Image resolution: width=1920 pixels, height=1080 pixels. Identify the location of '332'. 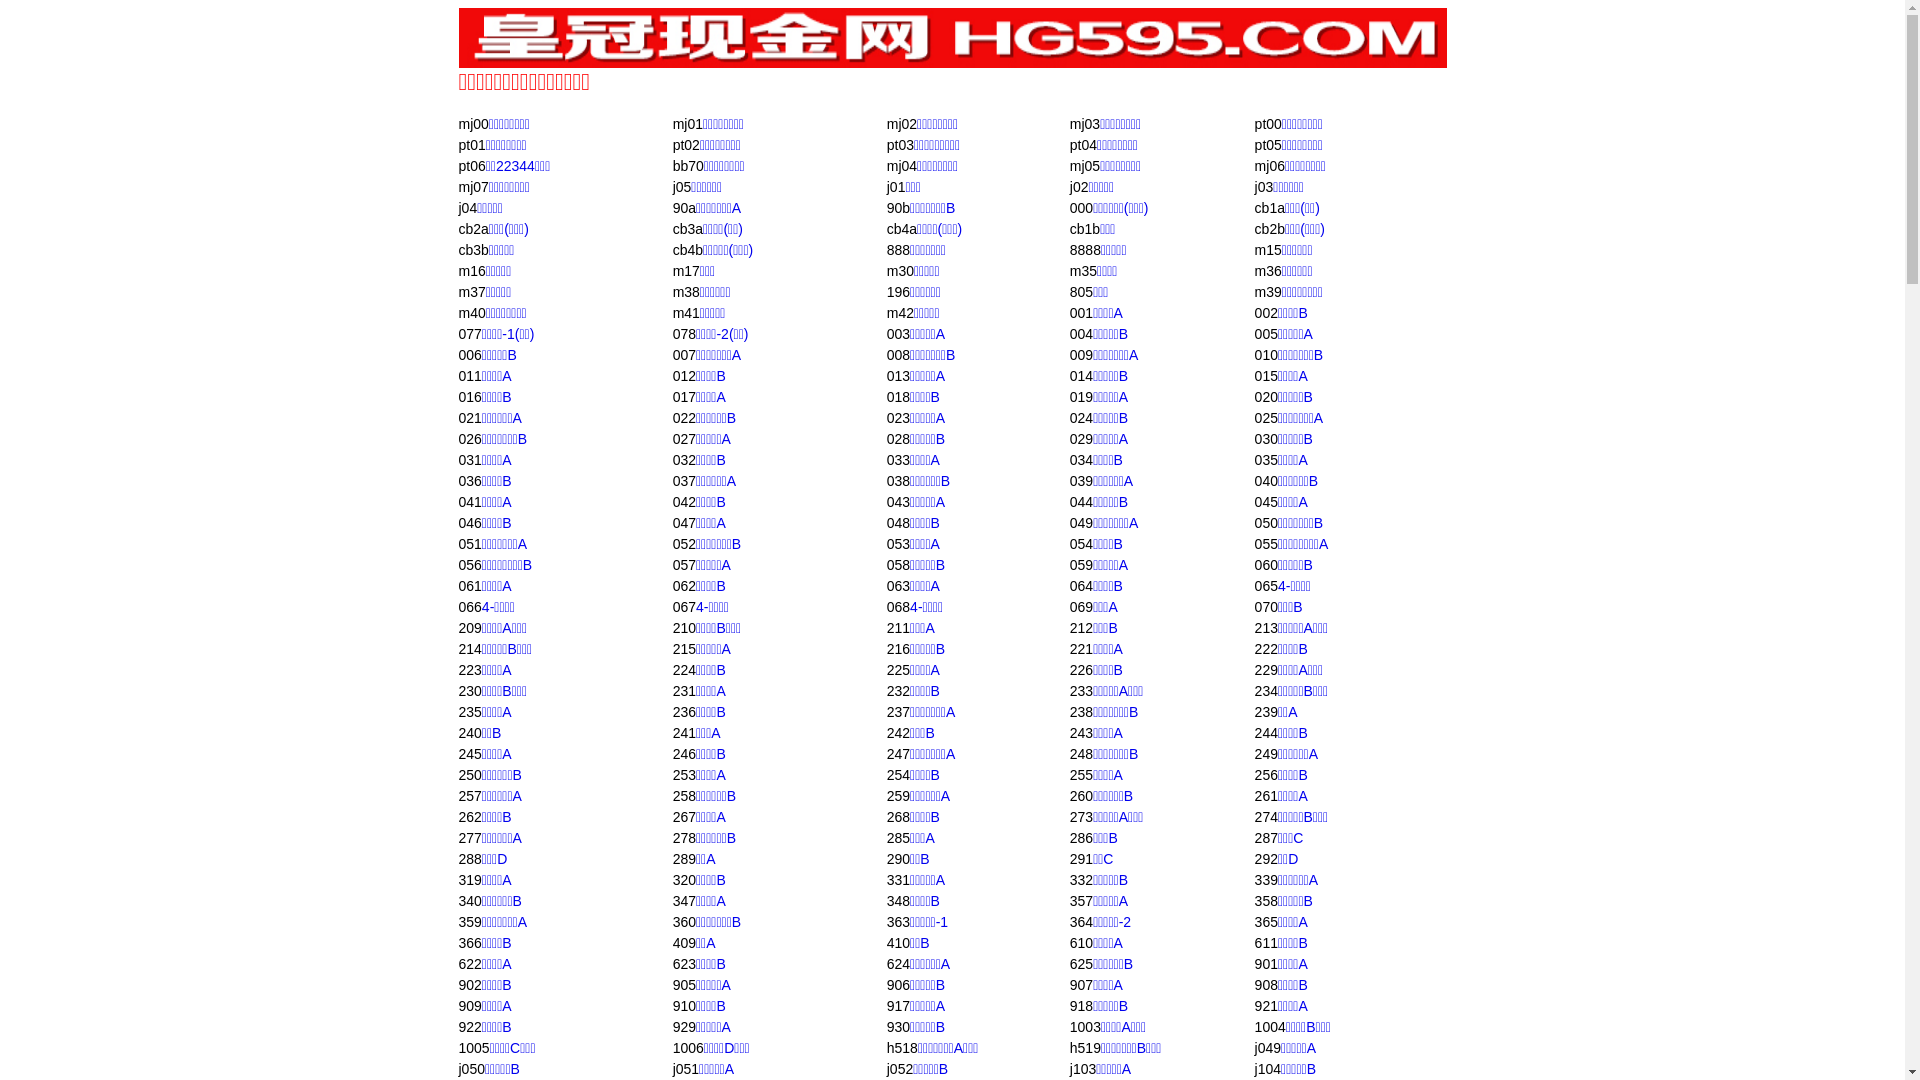
(1080, 878).